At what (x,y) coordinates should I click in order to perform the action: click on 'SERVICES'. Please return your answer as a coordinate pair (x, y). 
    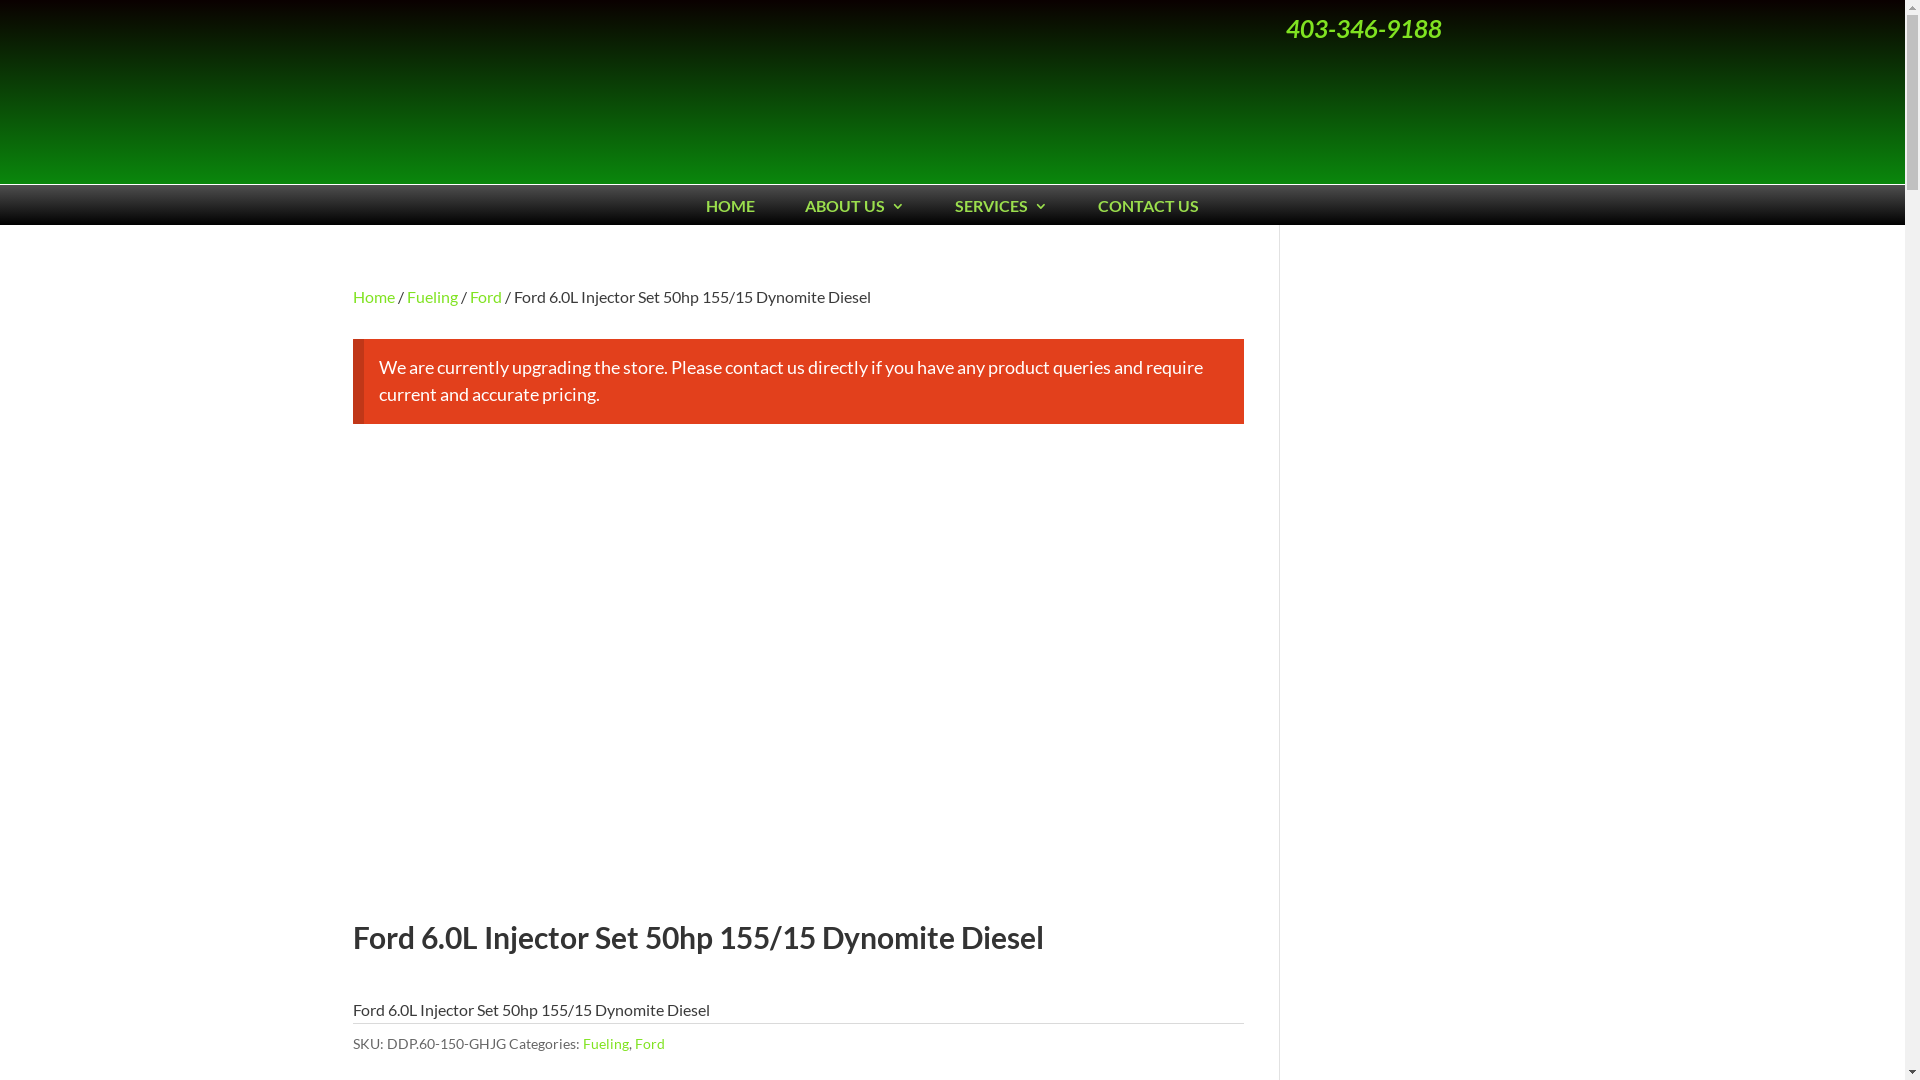
    Looking at the image, I should click on (1001, 209).